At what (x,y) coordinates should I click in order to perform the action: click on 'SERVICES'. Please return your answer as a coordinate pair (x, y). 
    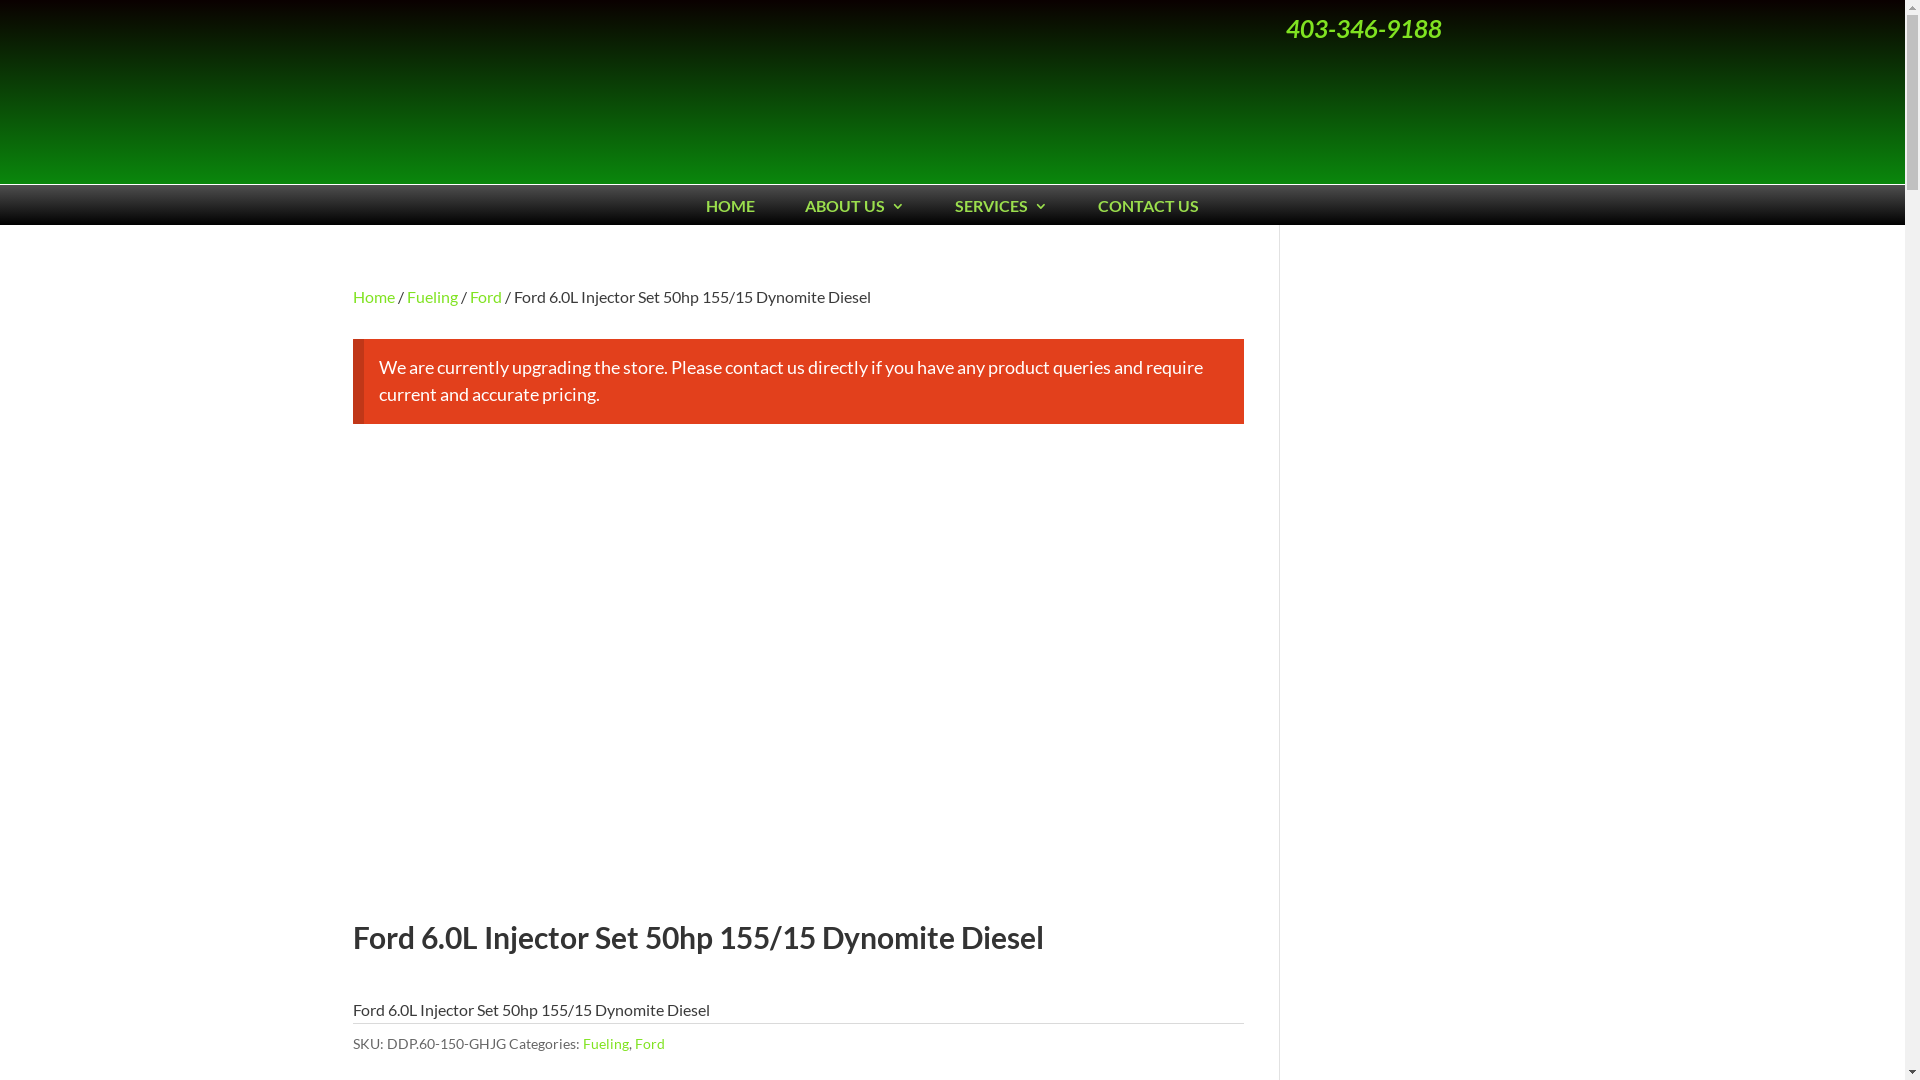
    Looking at the image, I should click on (1001, 209).